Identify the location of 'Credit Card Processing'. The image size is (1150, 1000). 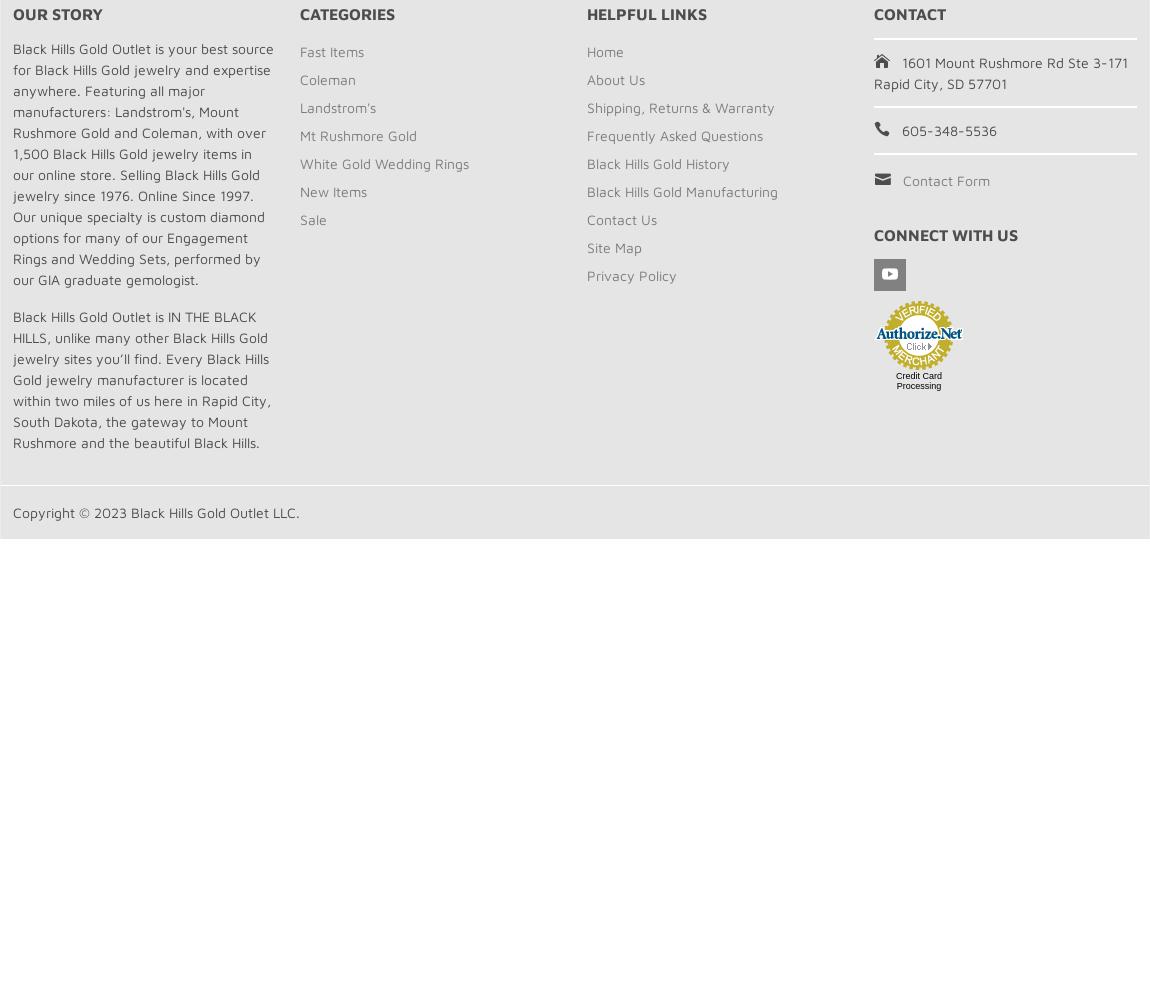
(918, 381).